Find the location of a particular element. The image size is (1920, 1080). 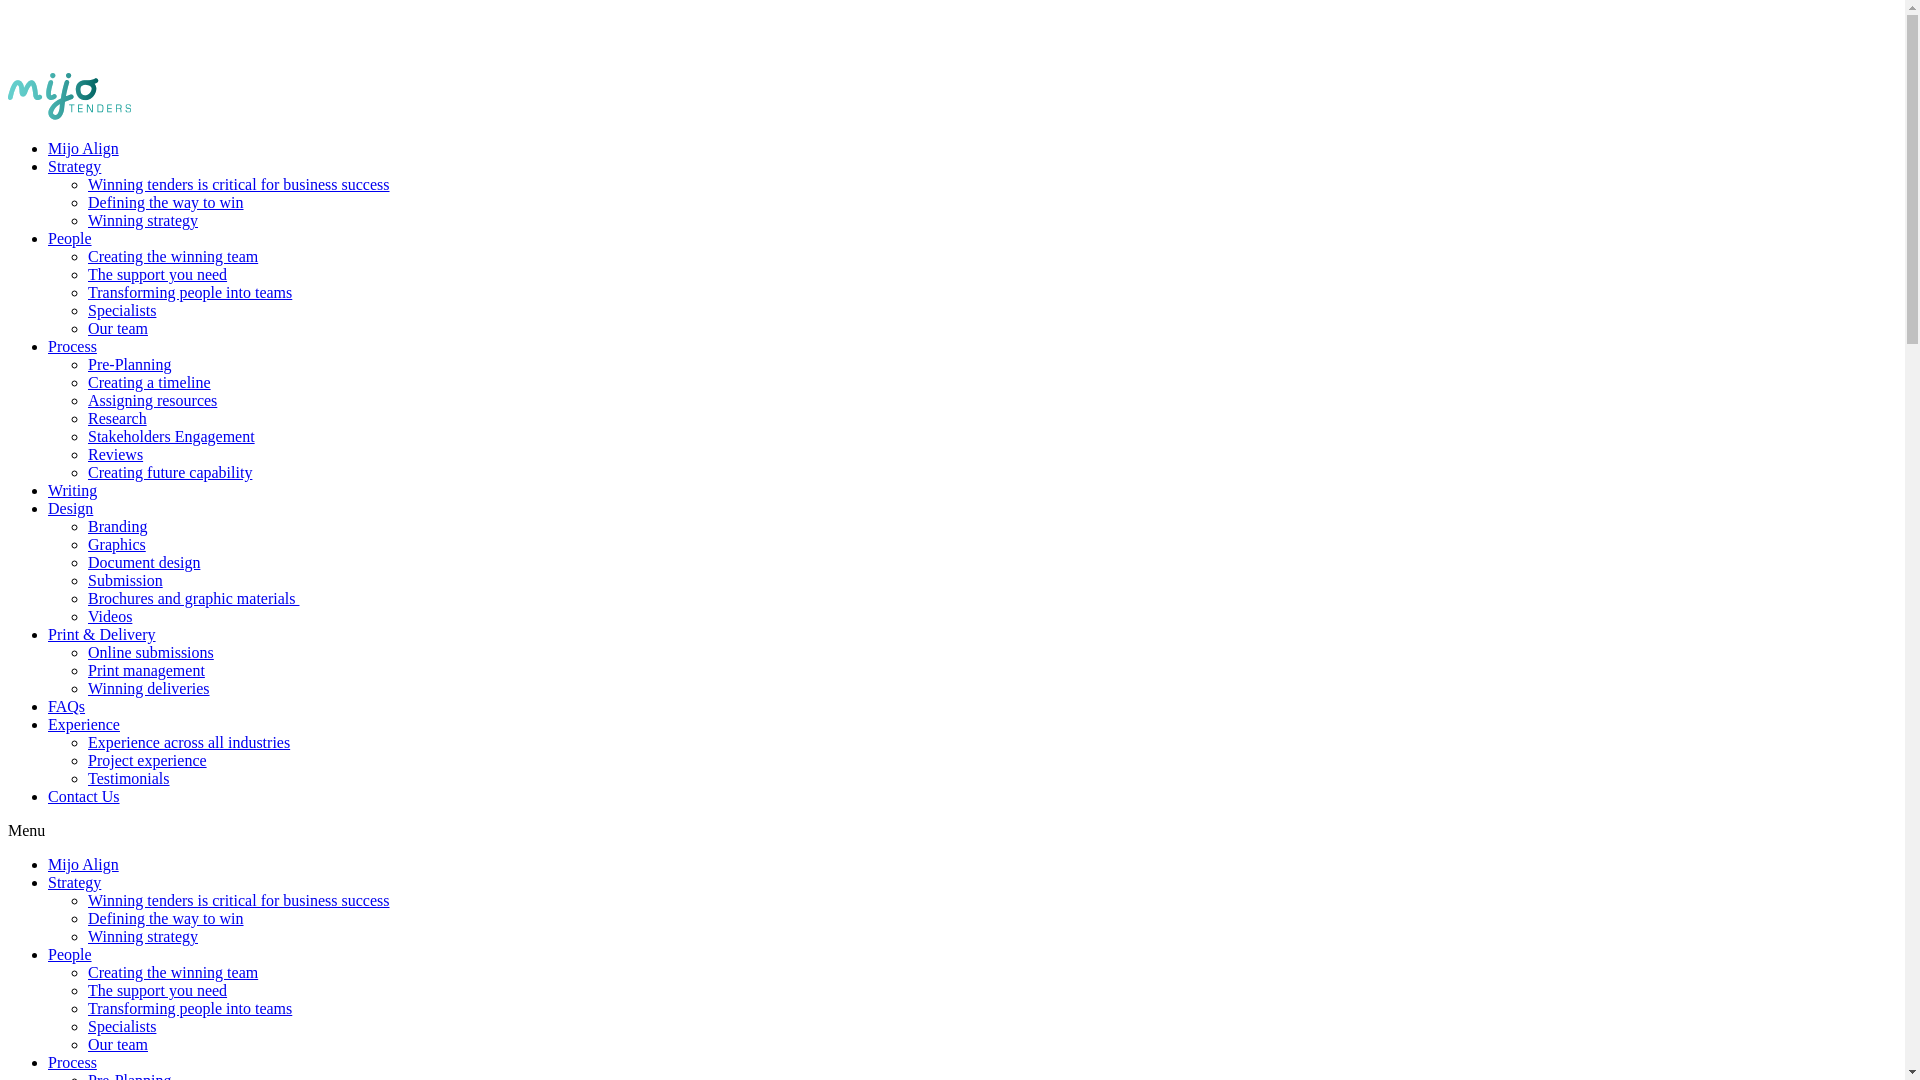

'The support you need' is located at coordinates (86, 990).